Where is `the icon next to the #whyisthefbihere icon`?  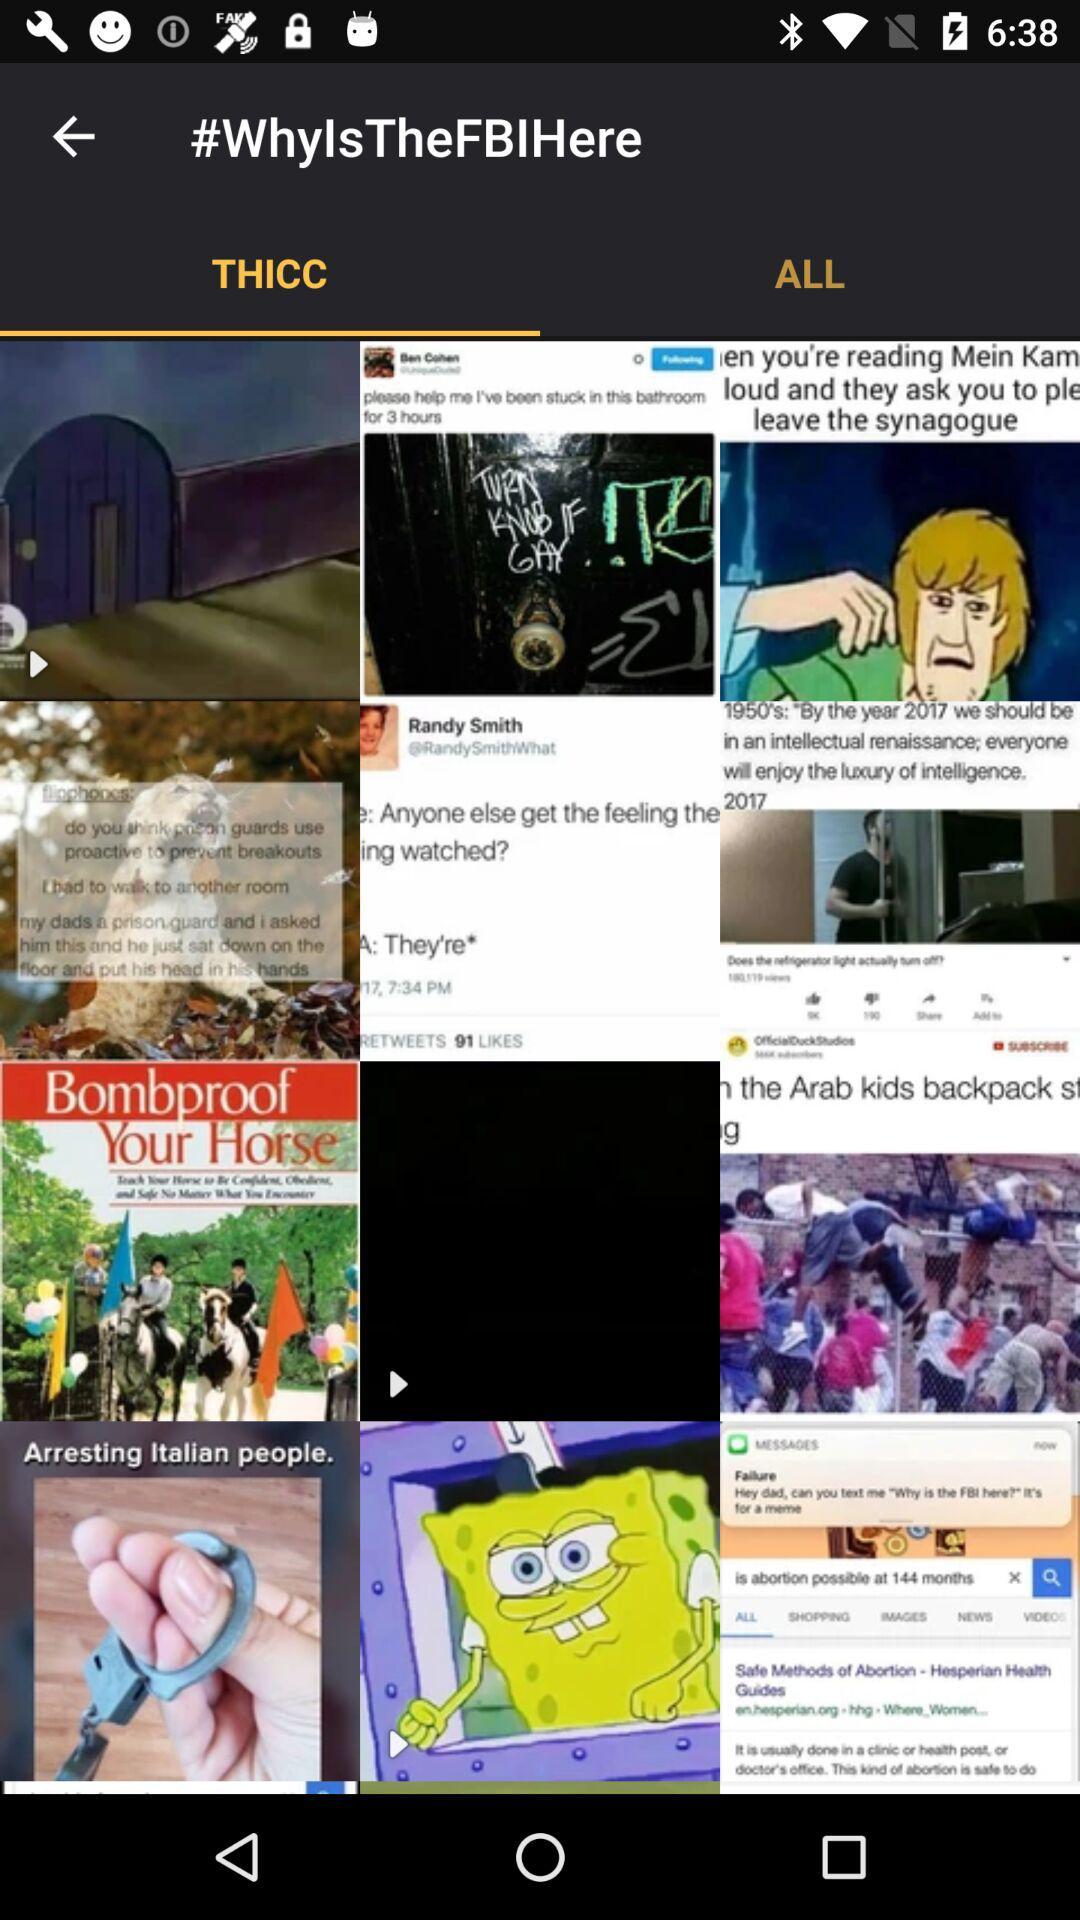 the icon next to the #whyisthefbihere icon is located at coordinates (72, 135).